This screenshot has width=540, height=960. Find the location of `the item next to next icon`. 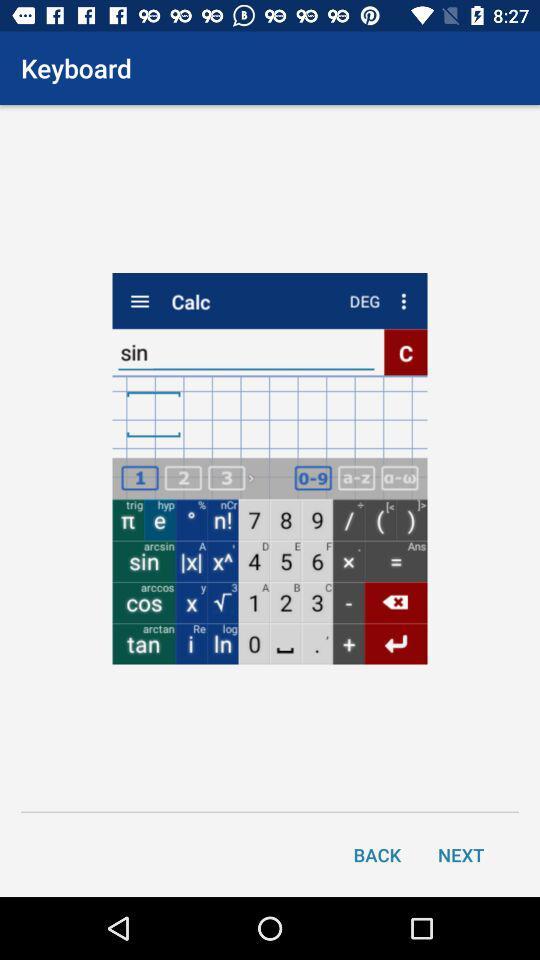

the item next to next icon is located at coordinates (377, 853).